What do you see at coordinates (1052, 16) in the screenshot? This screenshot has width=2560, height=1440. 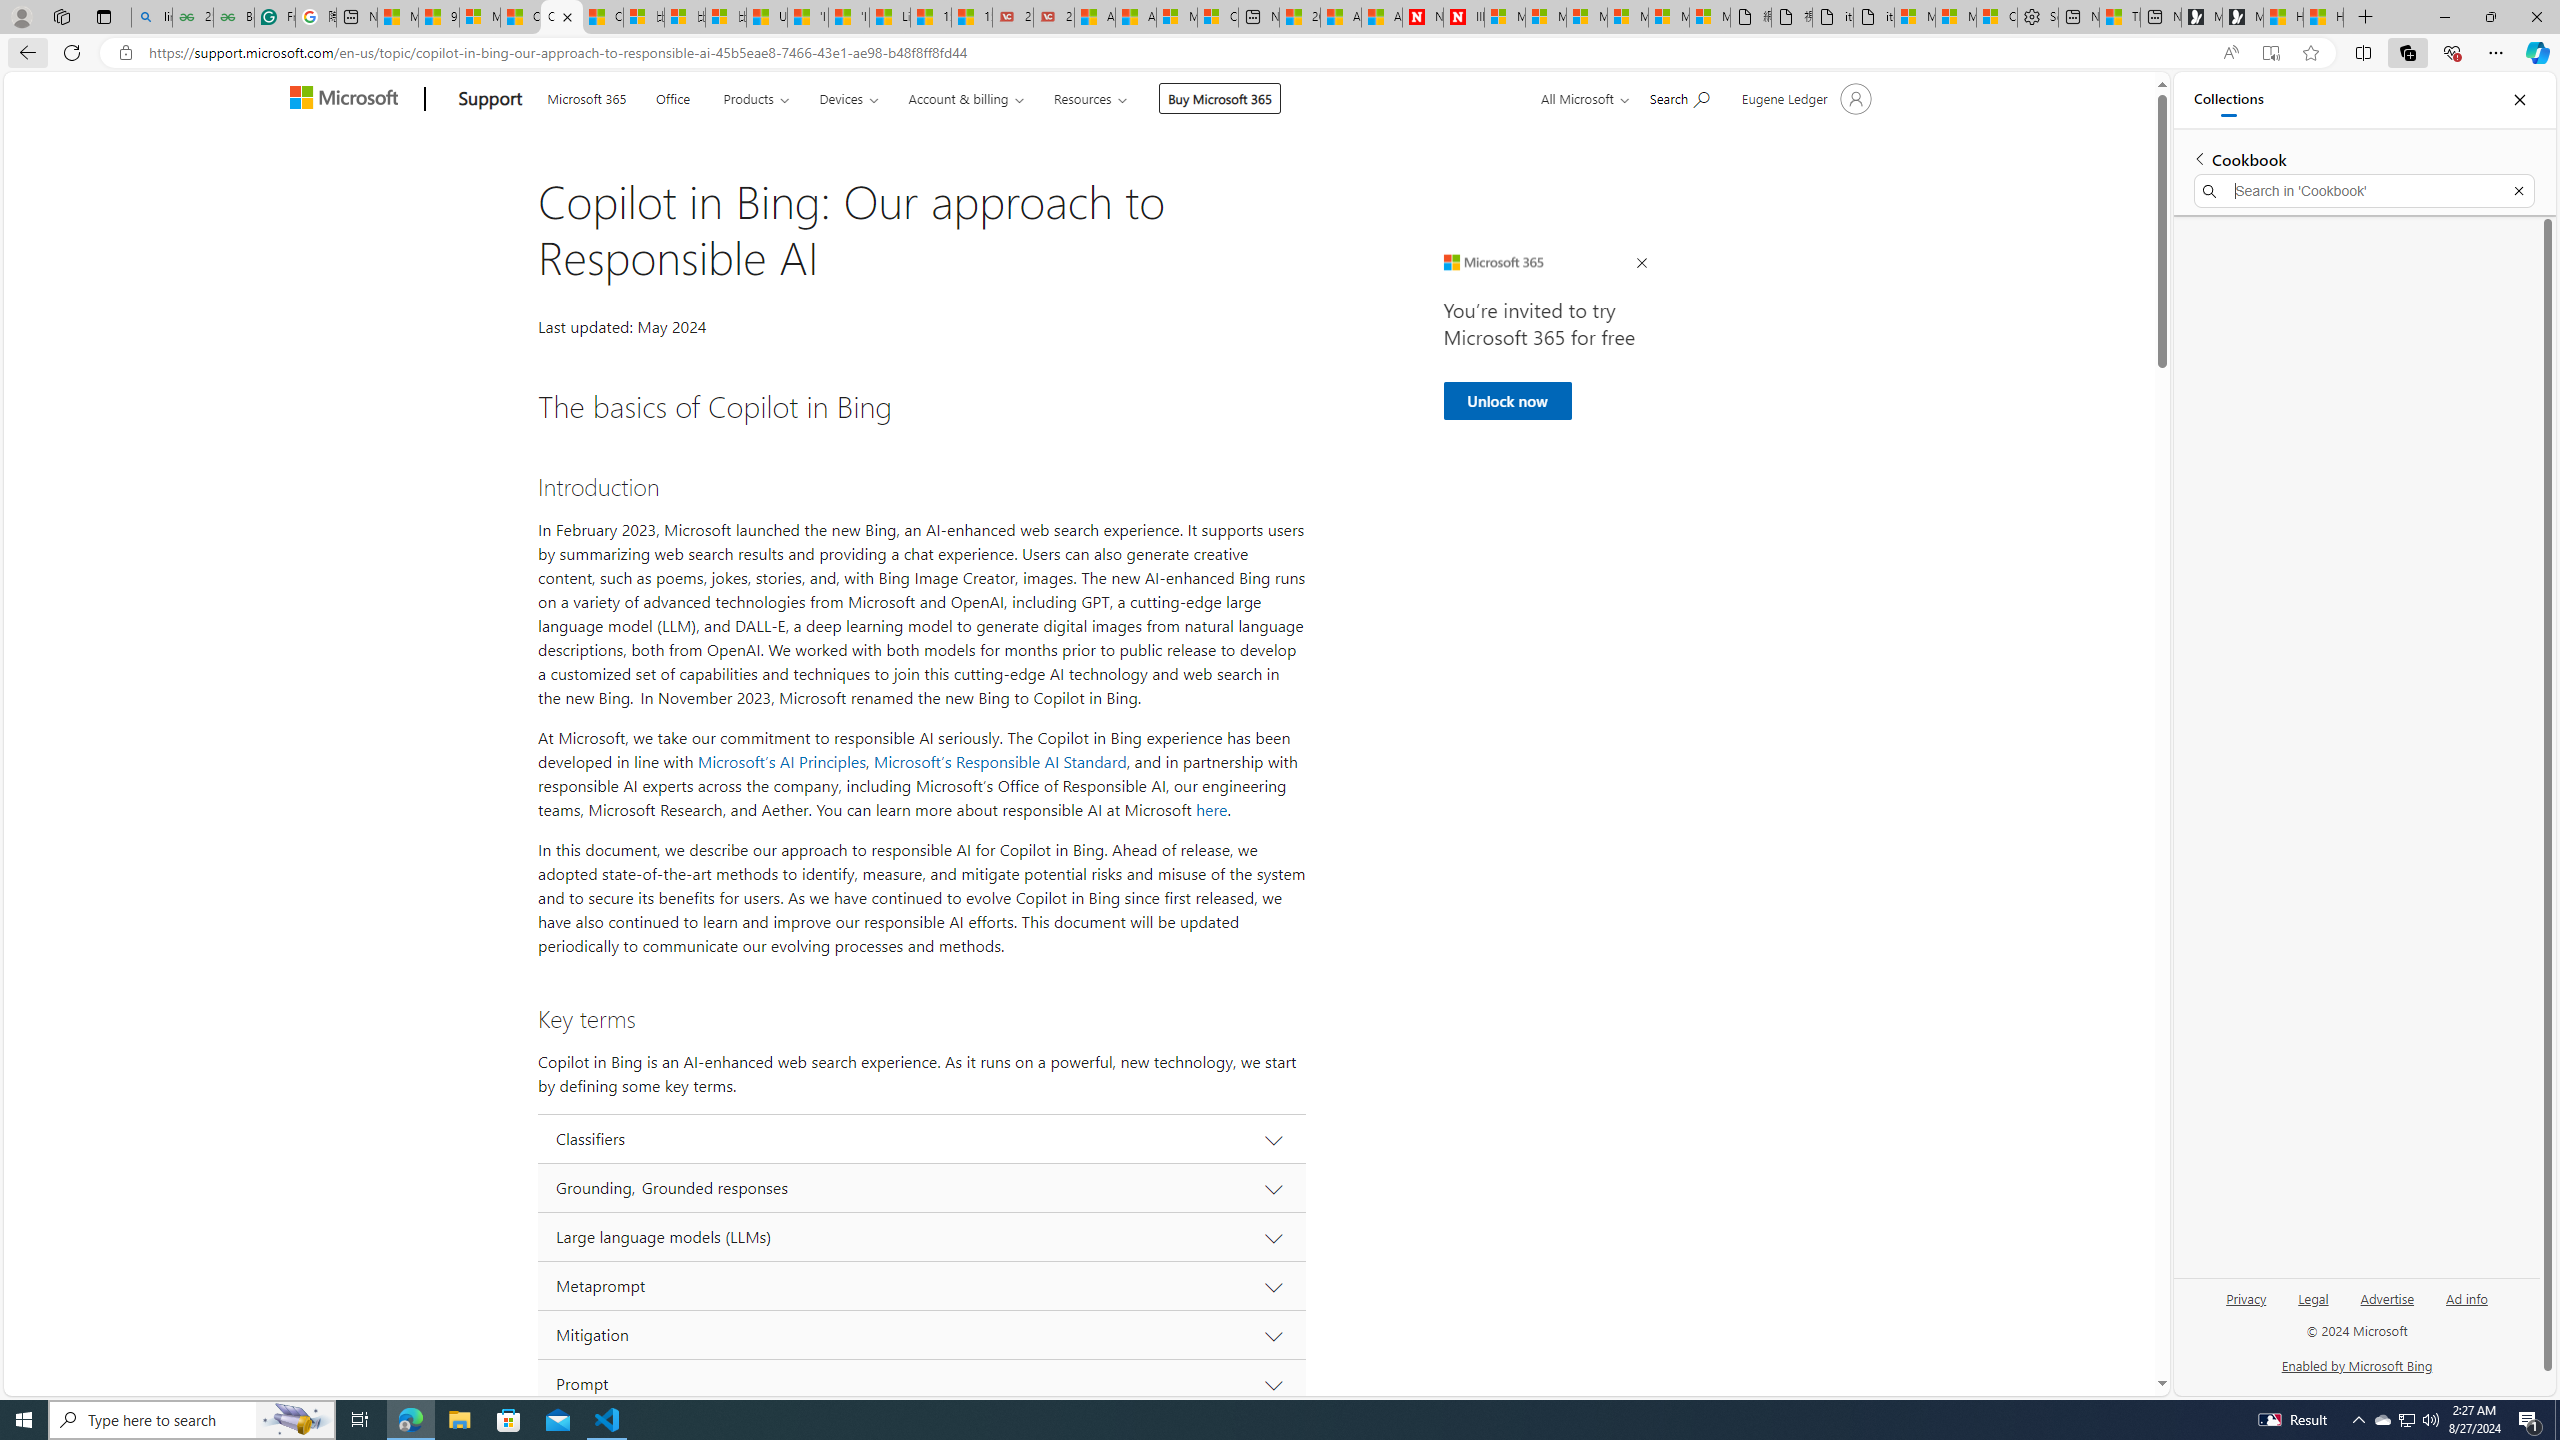 I see `'21 Movies That Outdid the Books They Were Based On'` at bounding box center [1052, 16].